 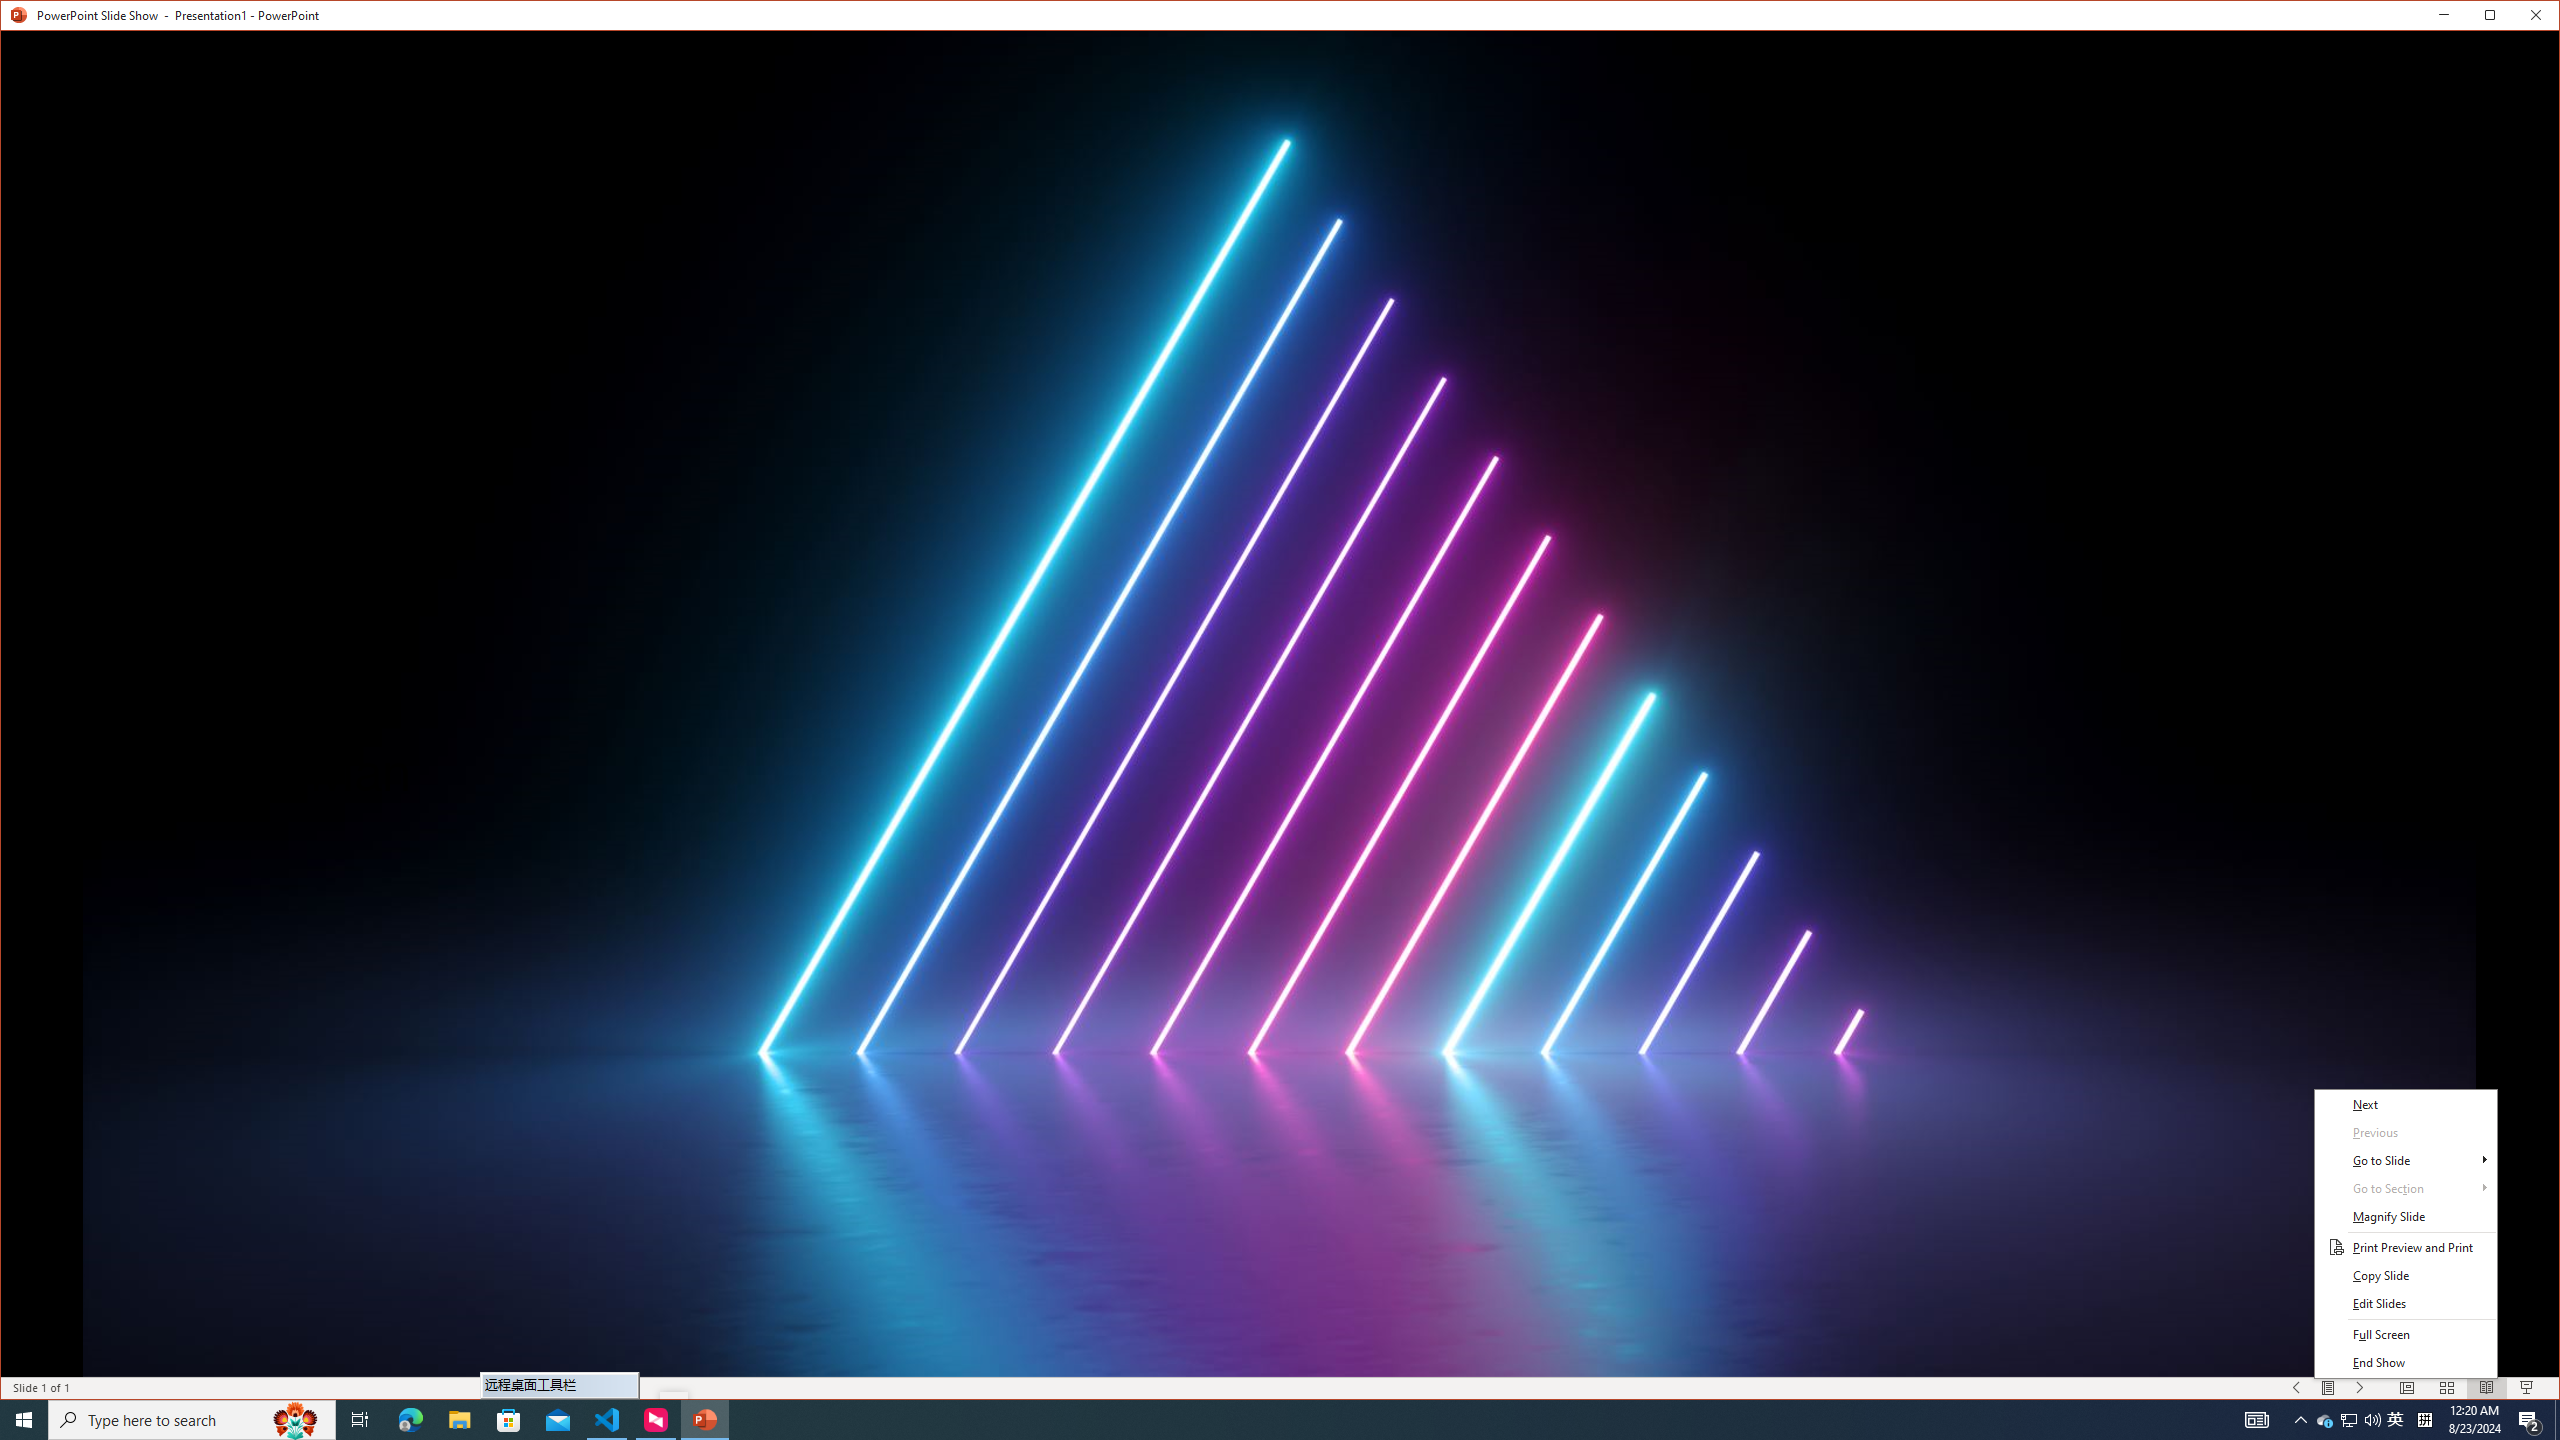 I want to click on 'Copy Slide', so click(x=2405, y=1275).